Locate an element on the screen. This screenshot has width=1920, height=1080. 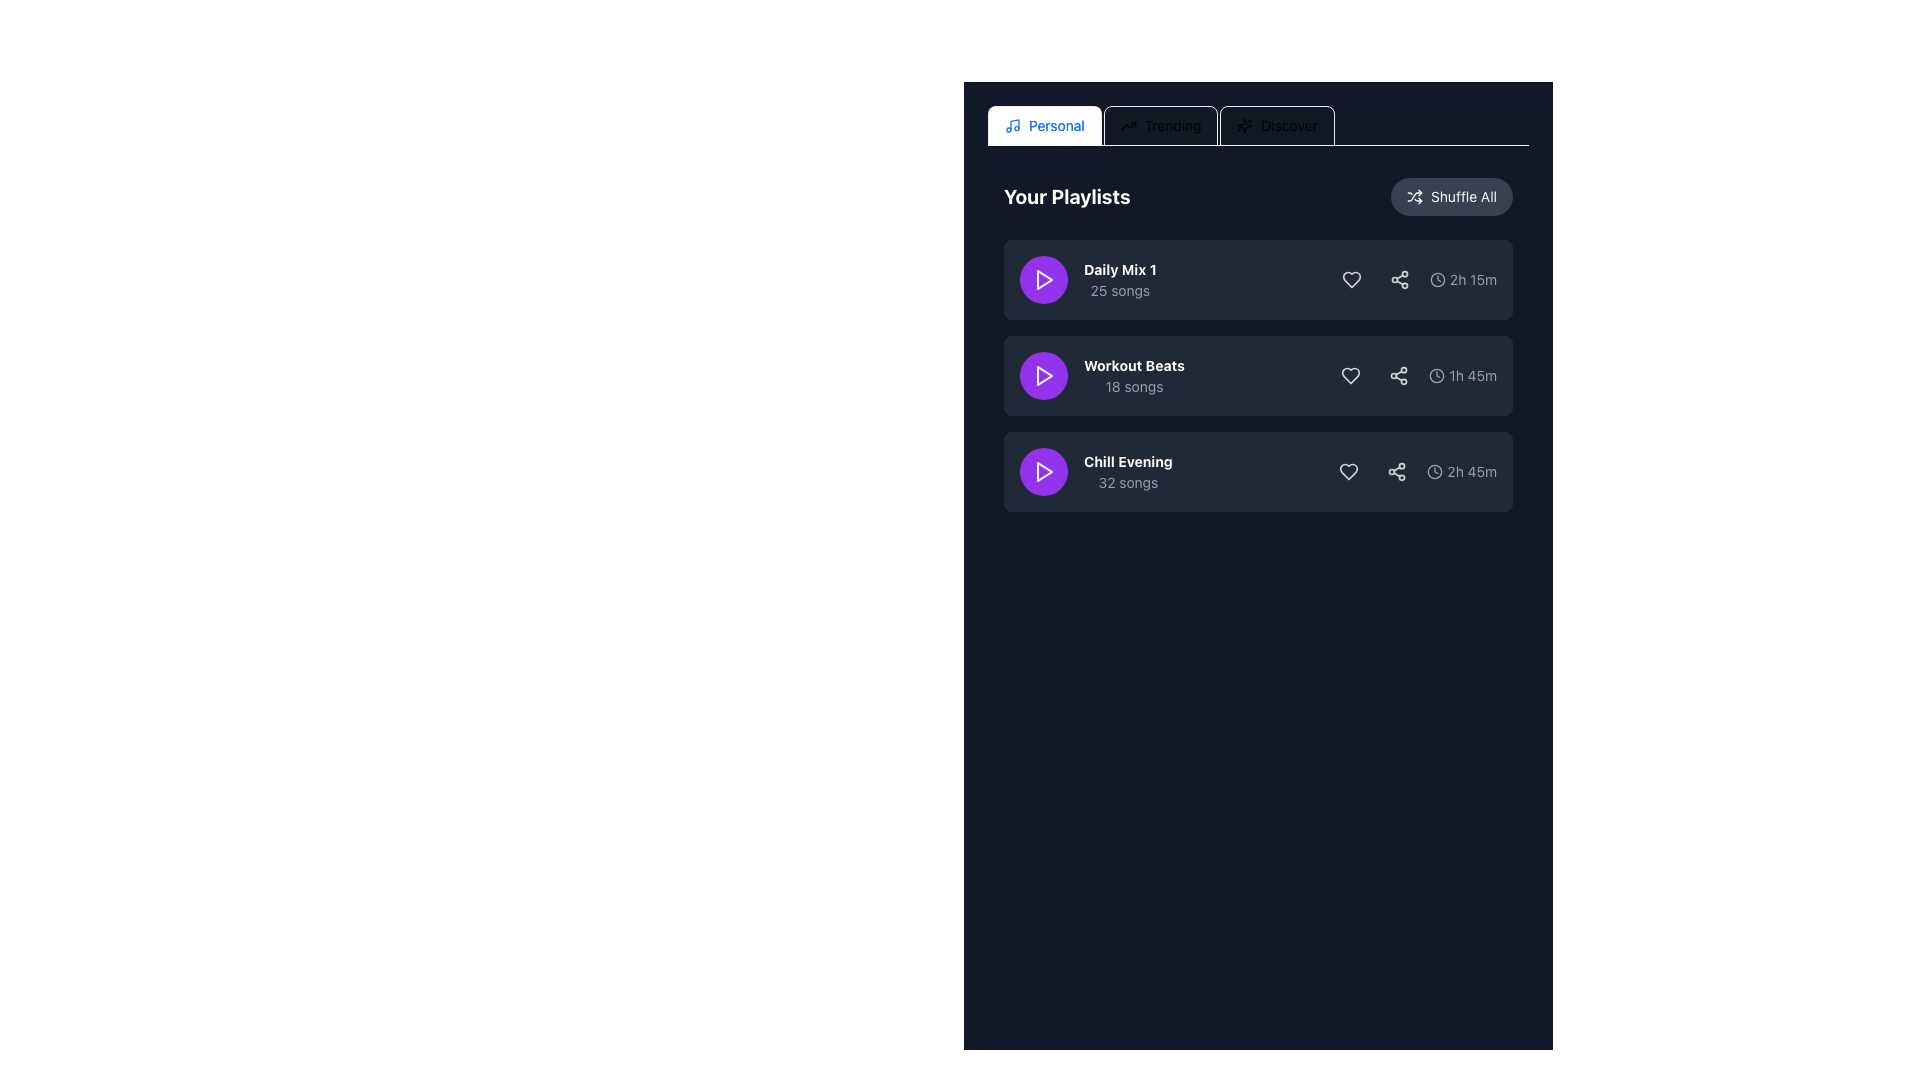
the 'Share' icon located to the left of the time duration indicator for the 'Chill Evening' playlist is located at coordinates (1396, 471).